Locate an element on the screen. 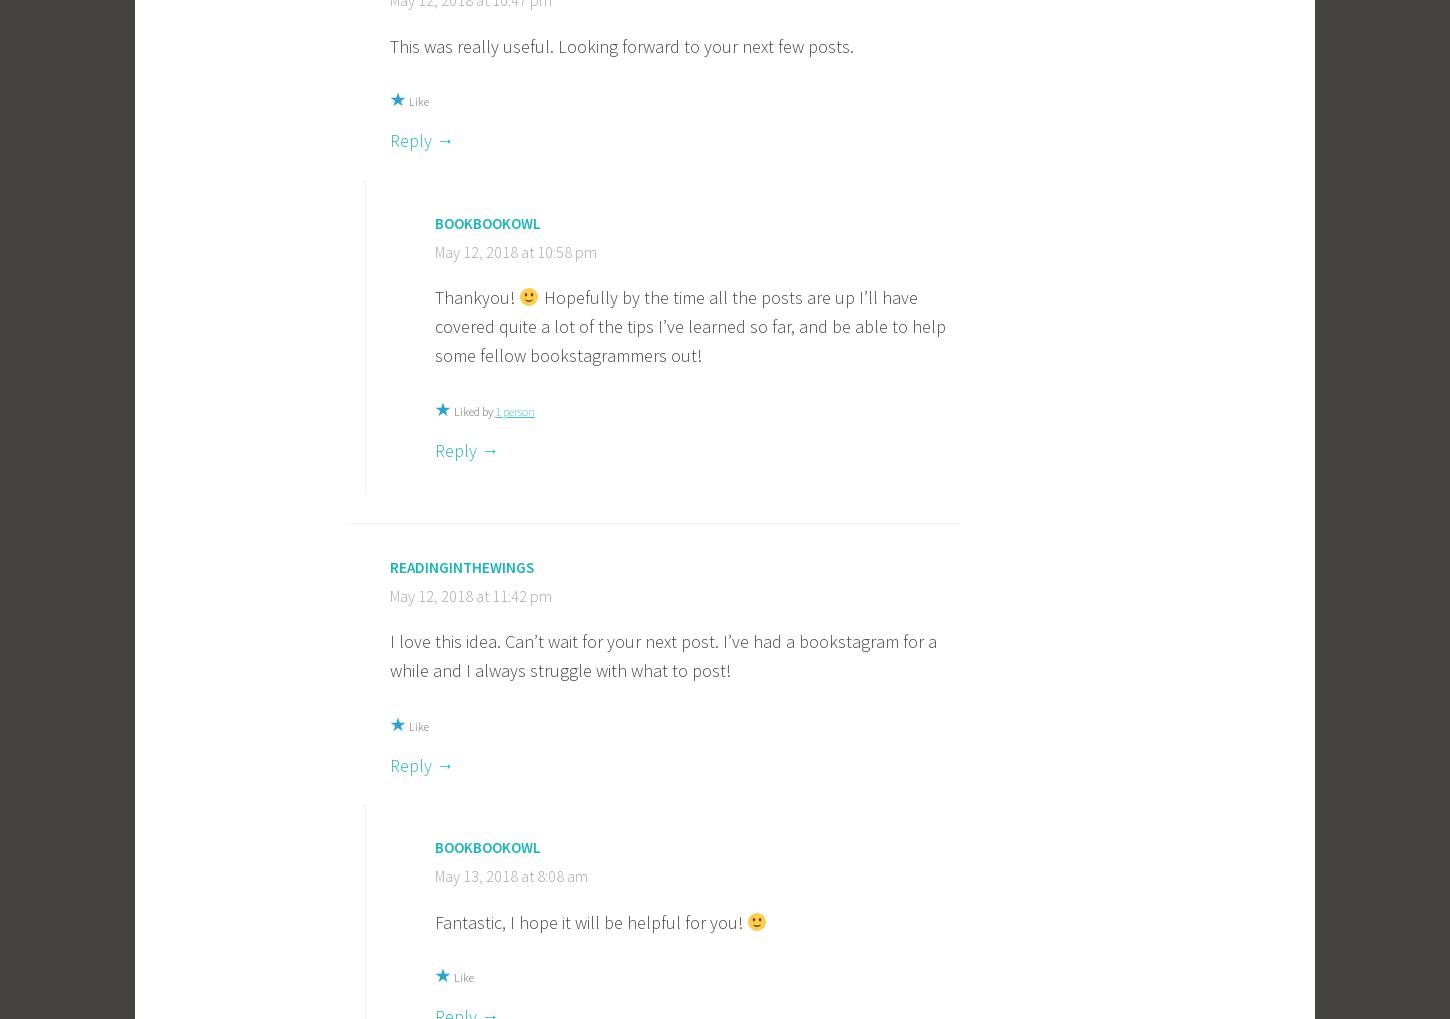  'This was really useful. Looking forward to your next few posts.' is located at coordinates (621, 44).